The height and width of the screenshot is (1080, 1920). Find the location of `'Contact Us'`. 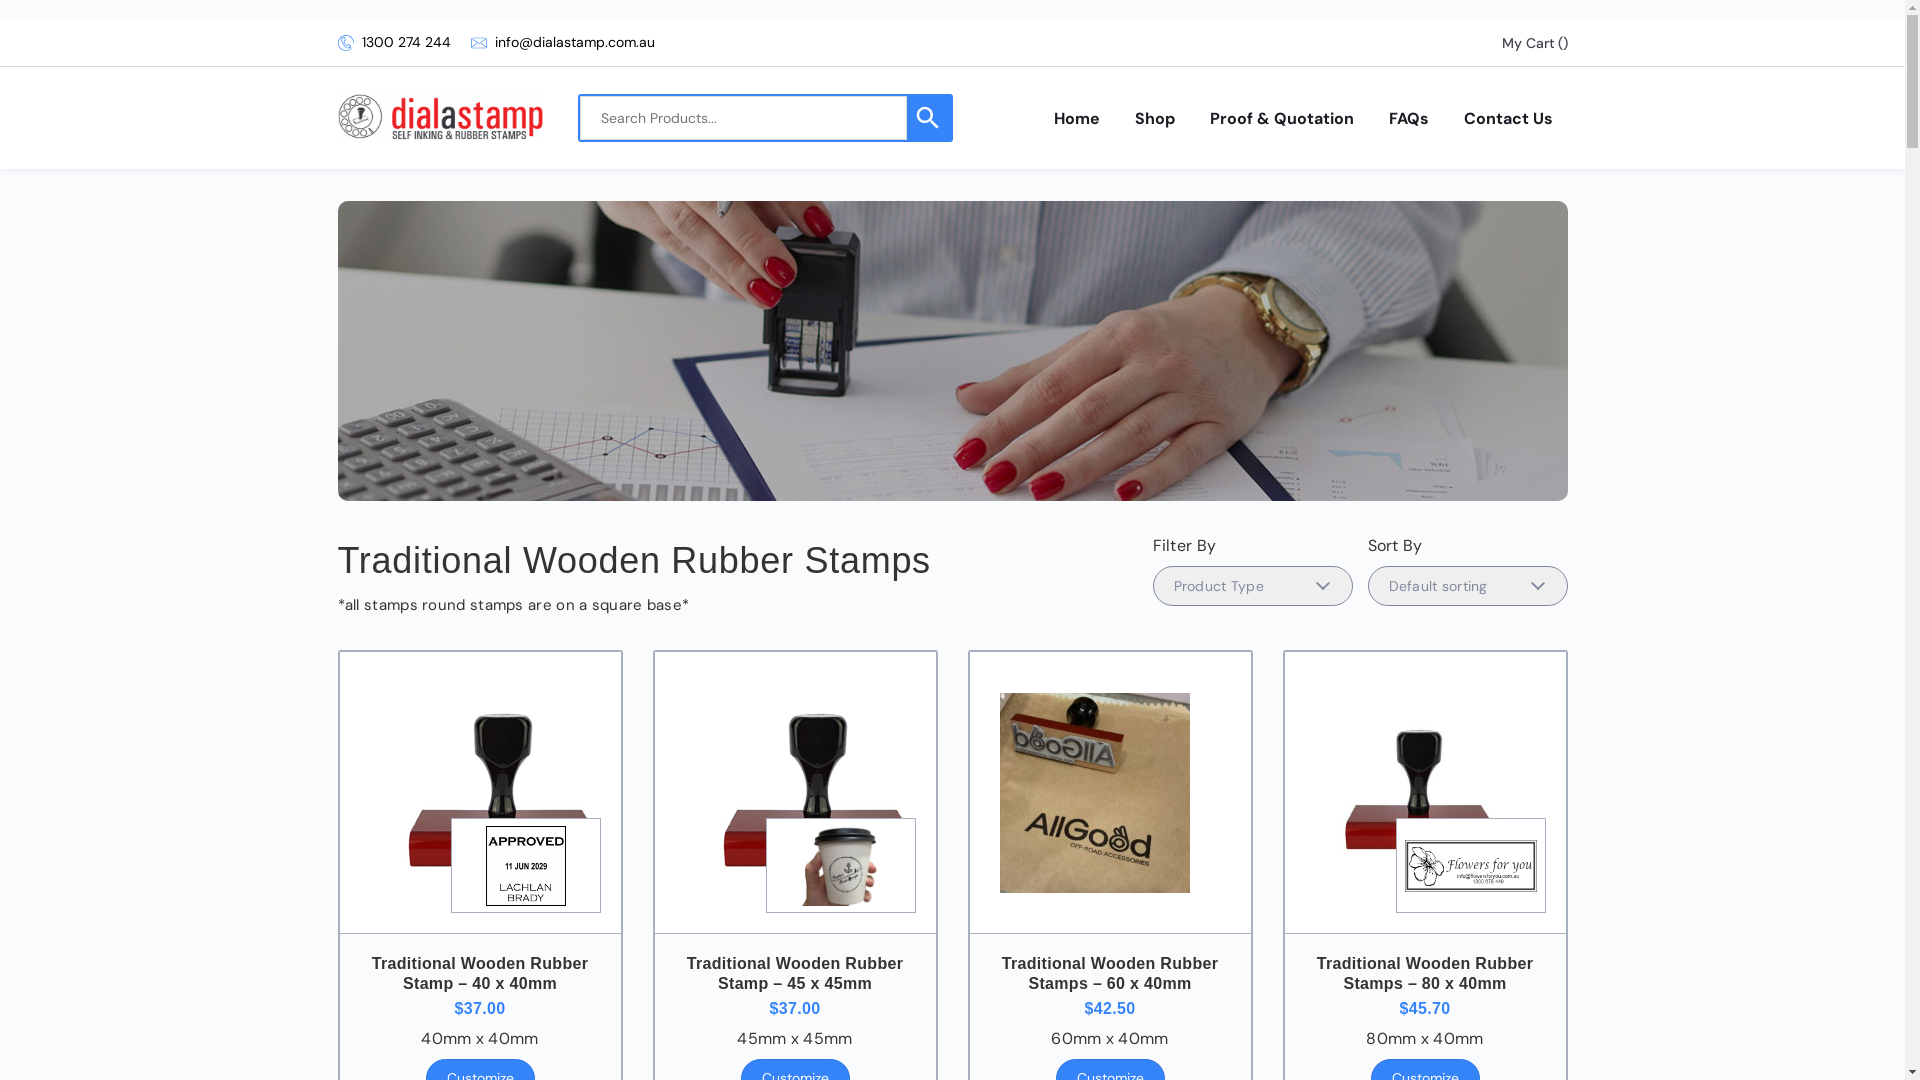

'Contact Us' is located at coordinates (1508, 118).